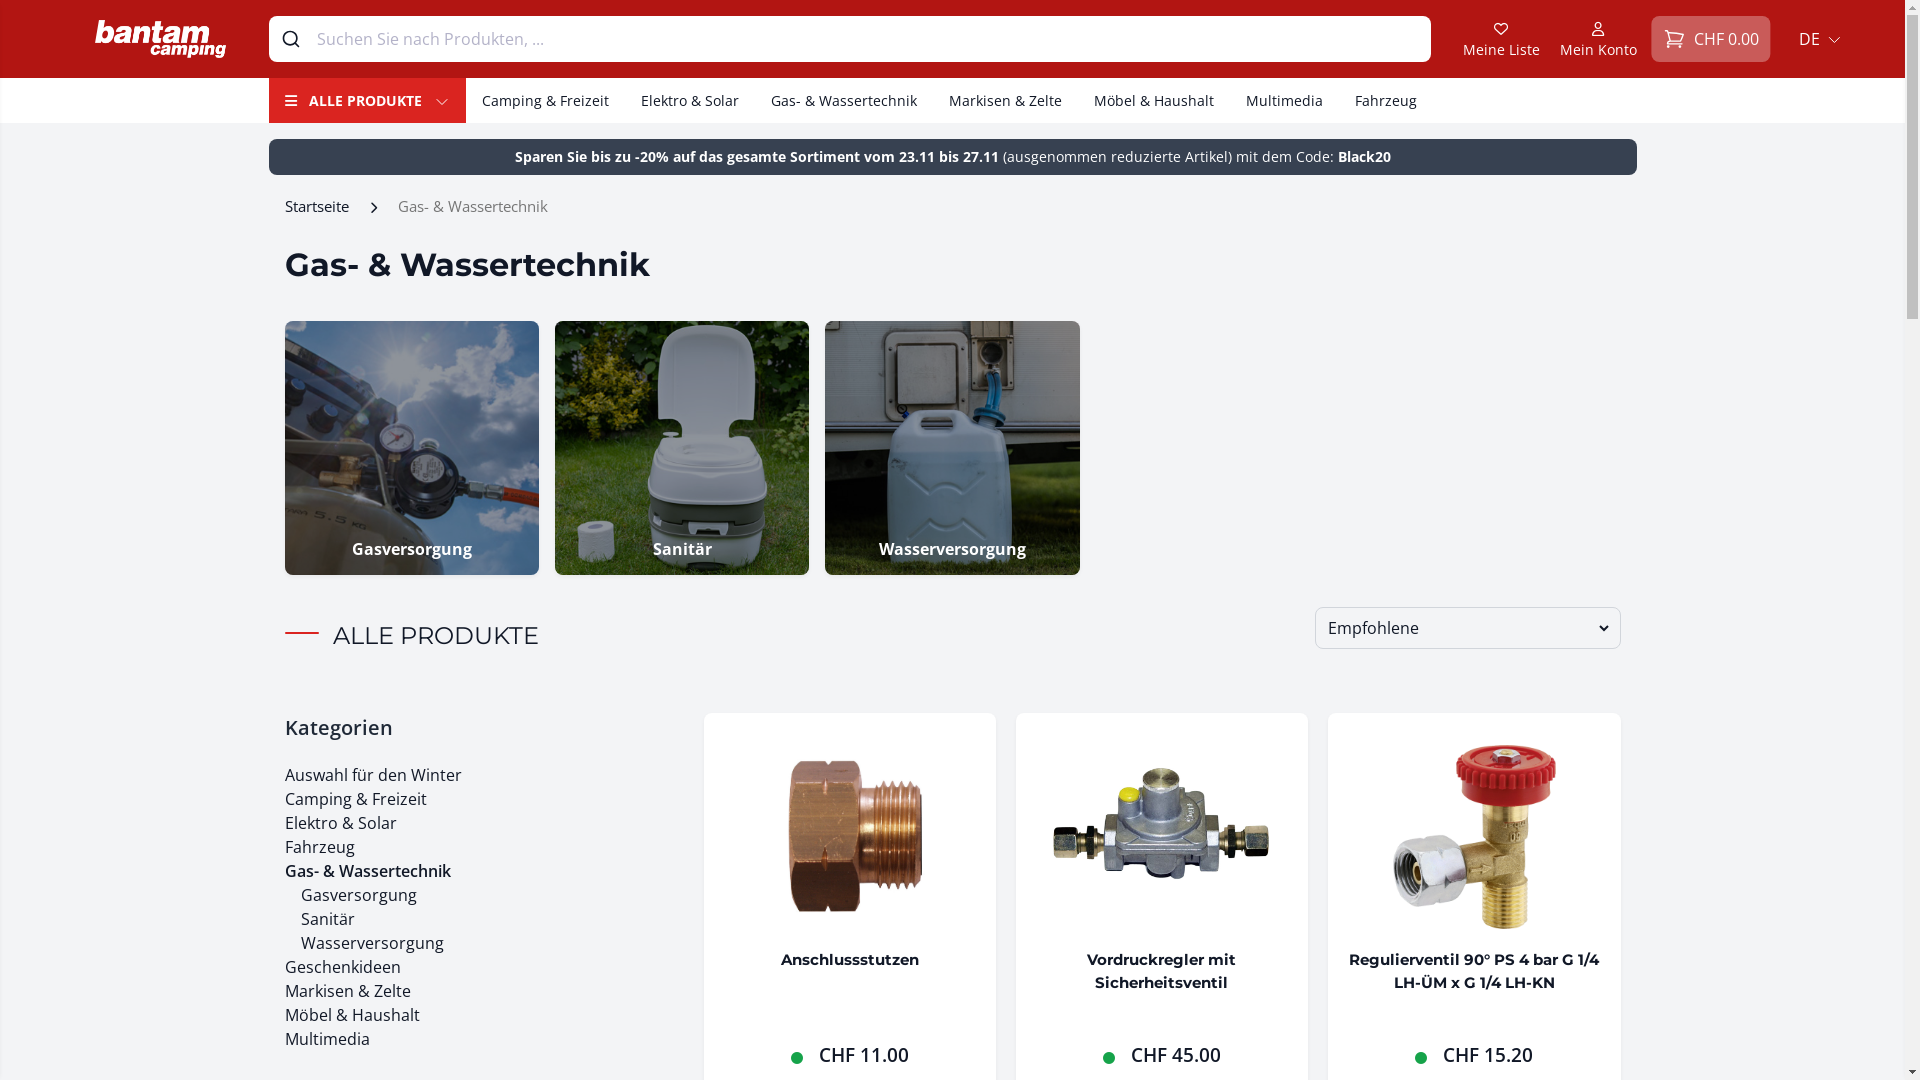  What do you see at coordinates (1284, 100) in the screenshot?
I see `'Multimedia'` at bounding box center [1284, 100].